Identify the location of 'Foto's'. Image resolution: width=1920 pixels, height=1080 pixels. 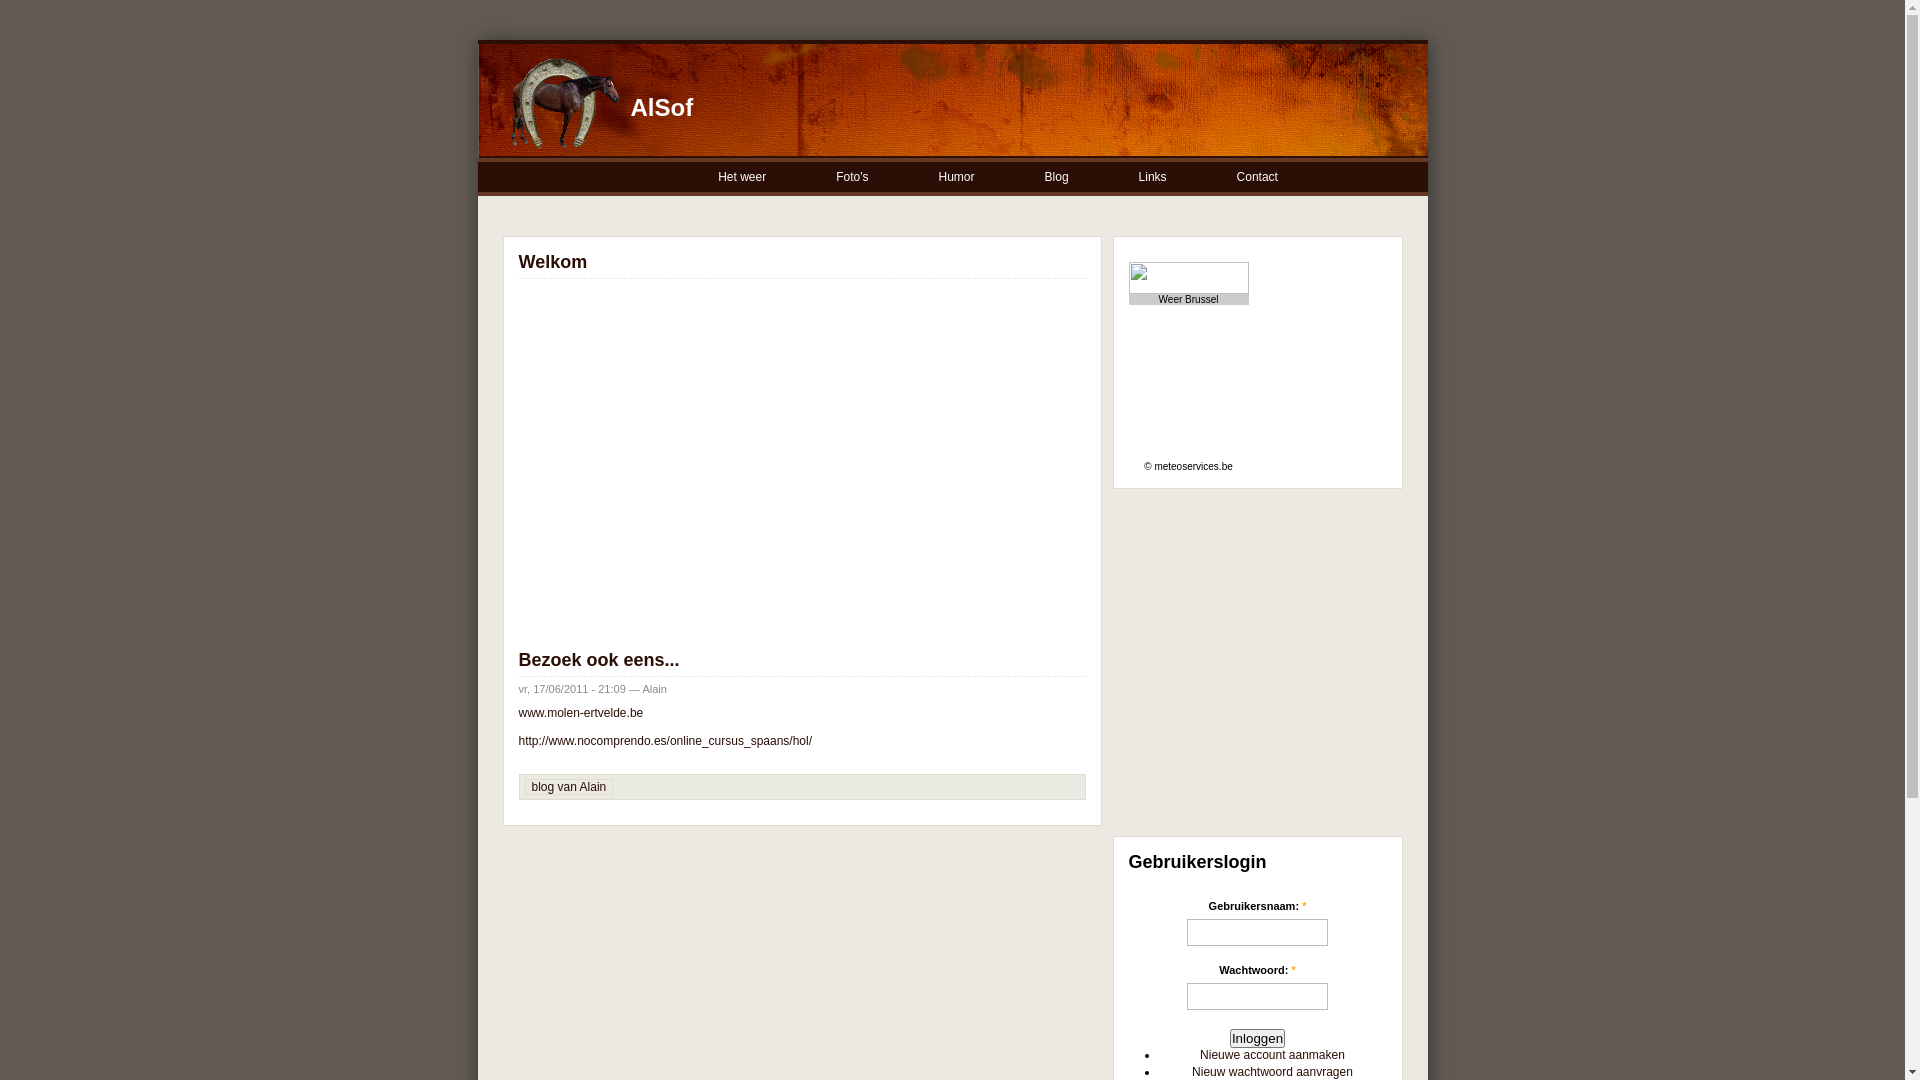
(853, 176).